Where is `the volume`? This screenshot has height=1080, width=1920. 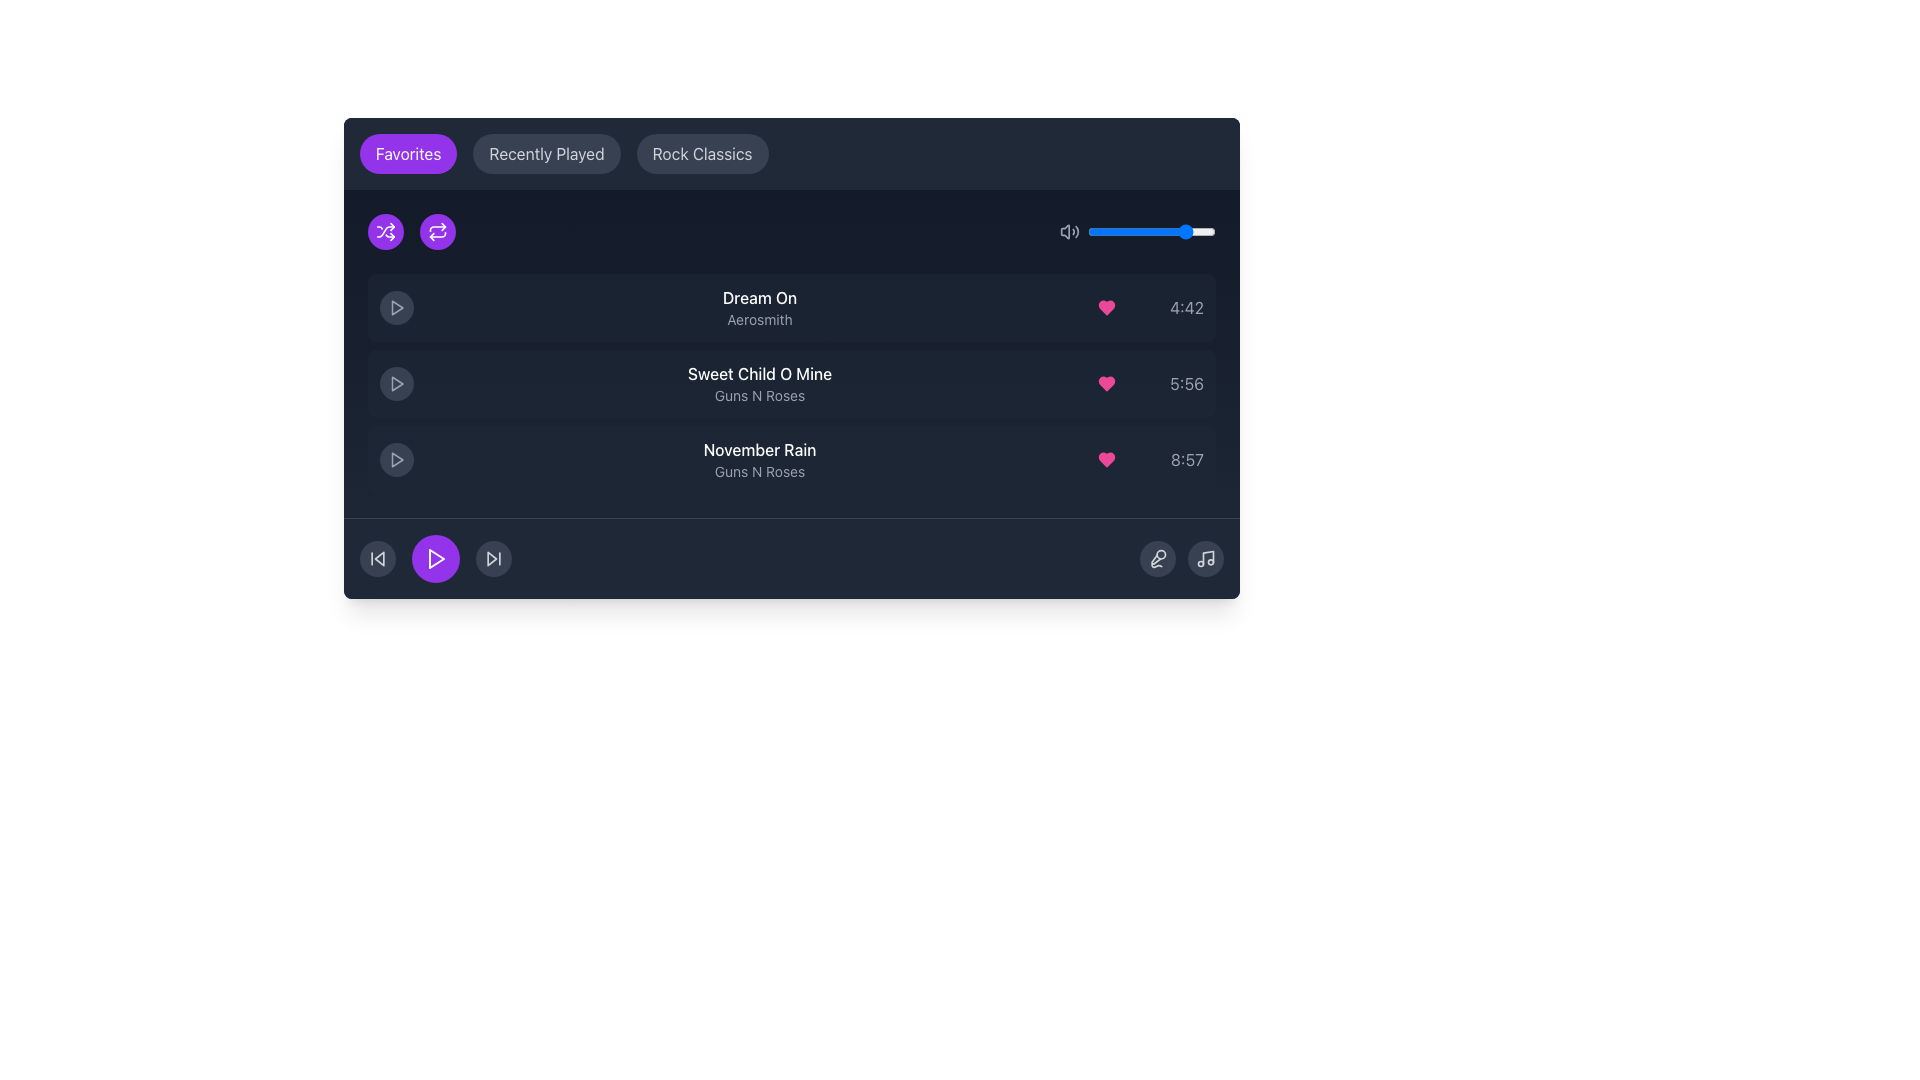
the volume is located at coordinates (1152, 230).